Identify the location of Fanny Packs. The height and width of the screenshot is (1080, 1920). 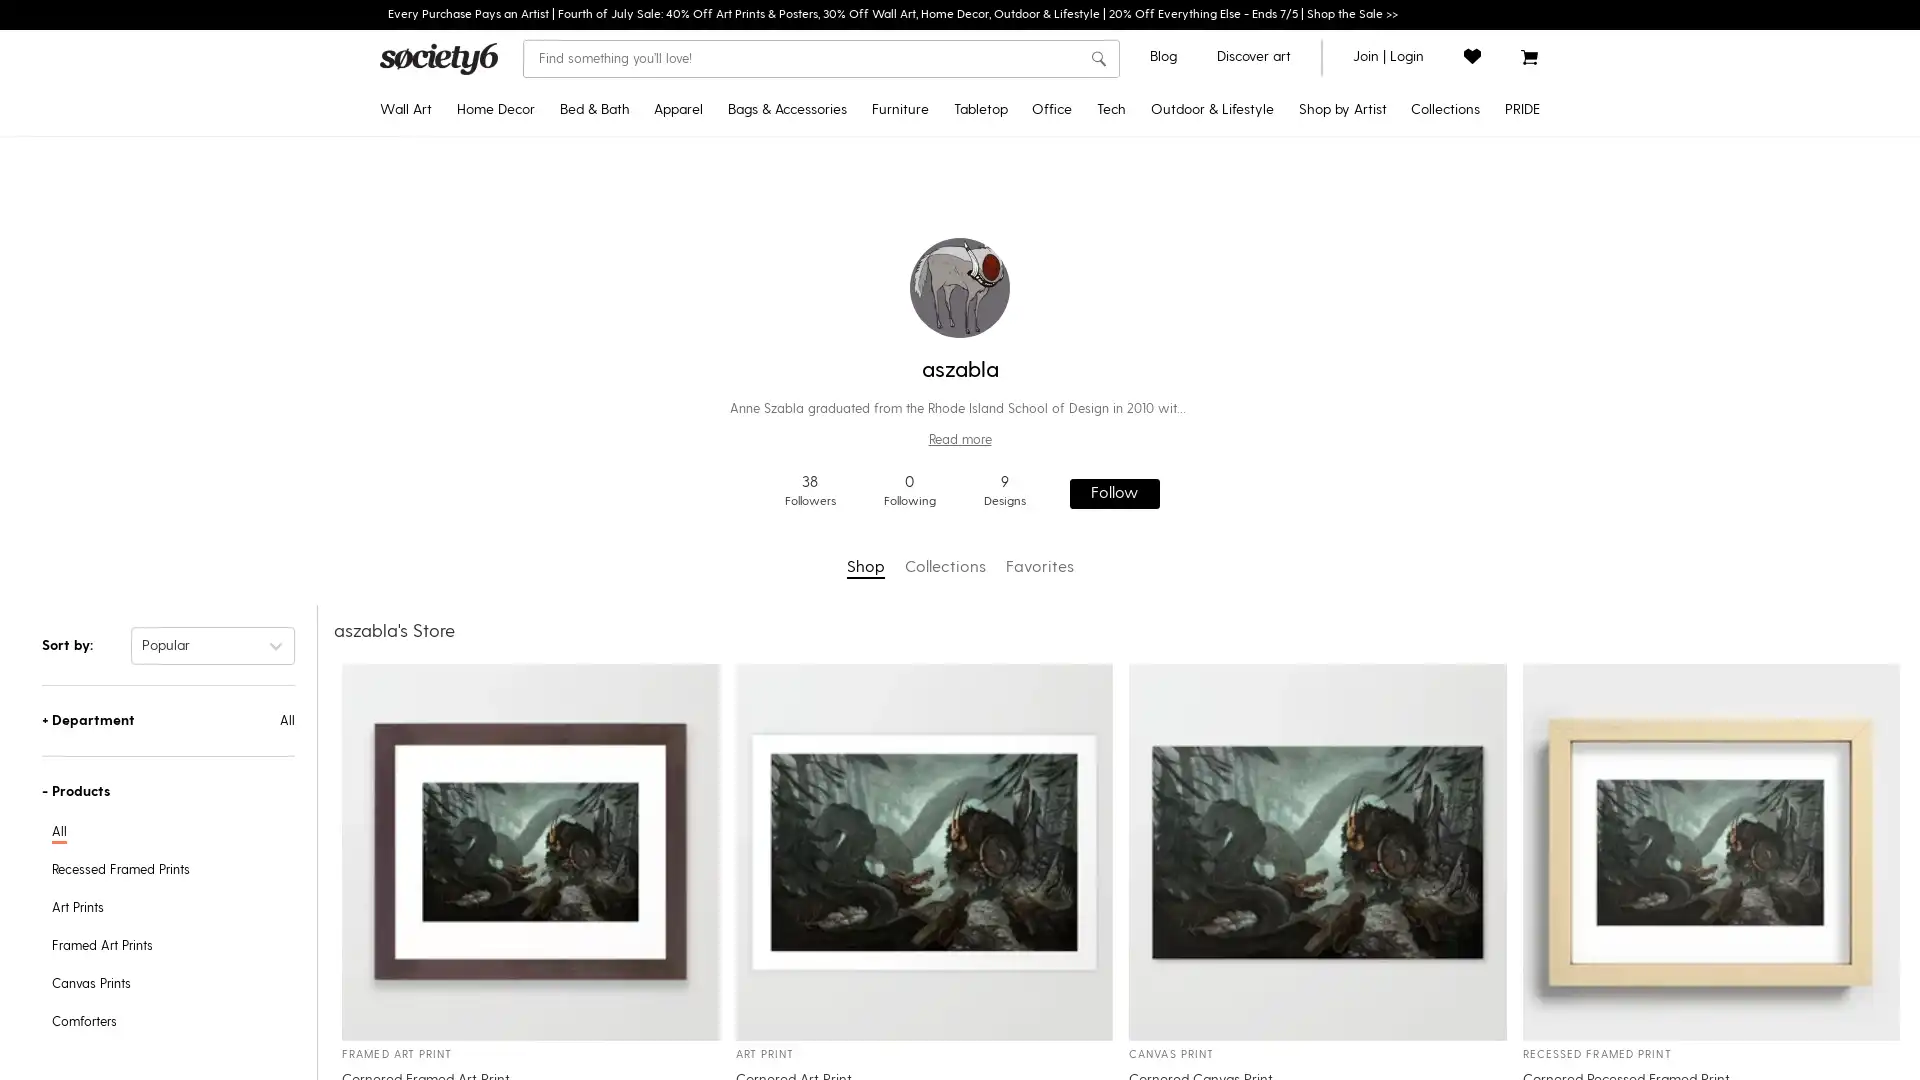
(801, 320).